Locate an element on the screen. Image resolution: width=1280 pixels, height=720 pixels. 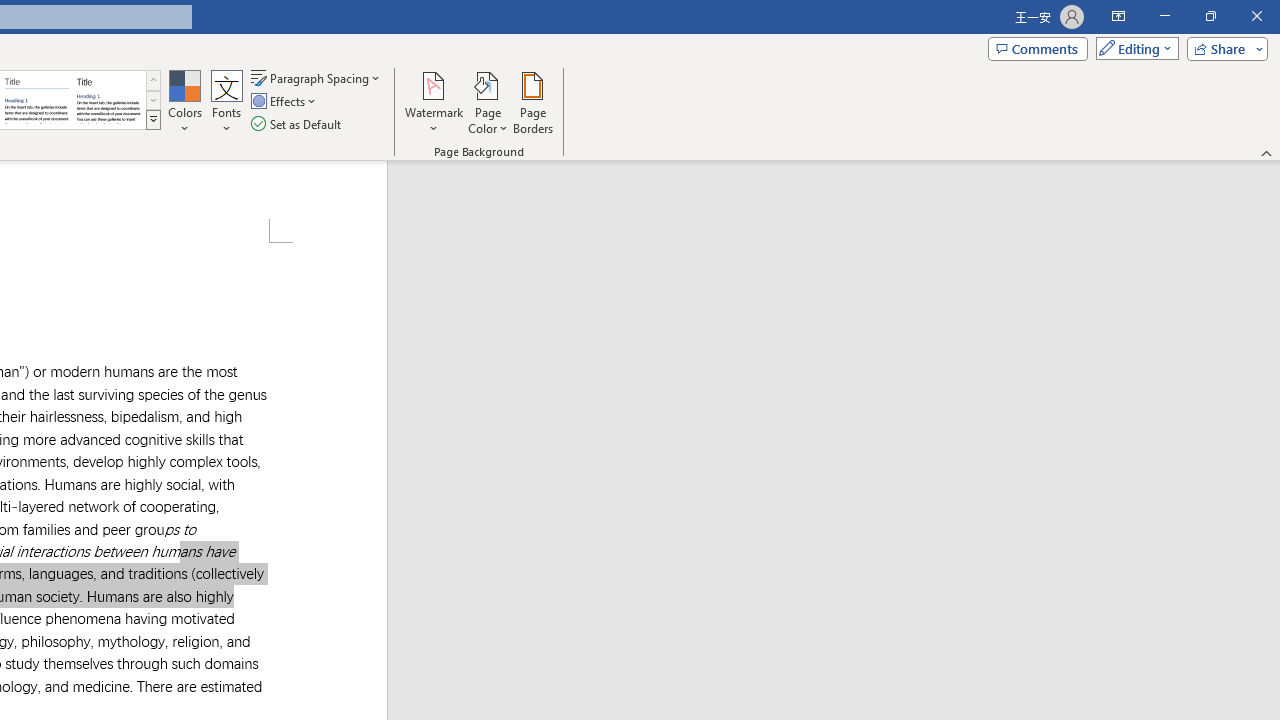
'Word 2013' is located at coordinates (107, 100).